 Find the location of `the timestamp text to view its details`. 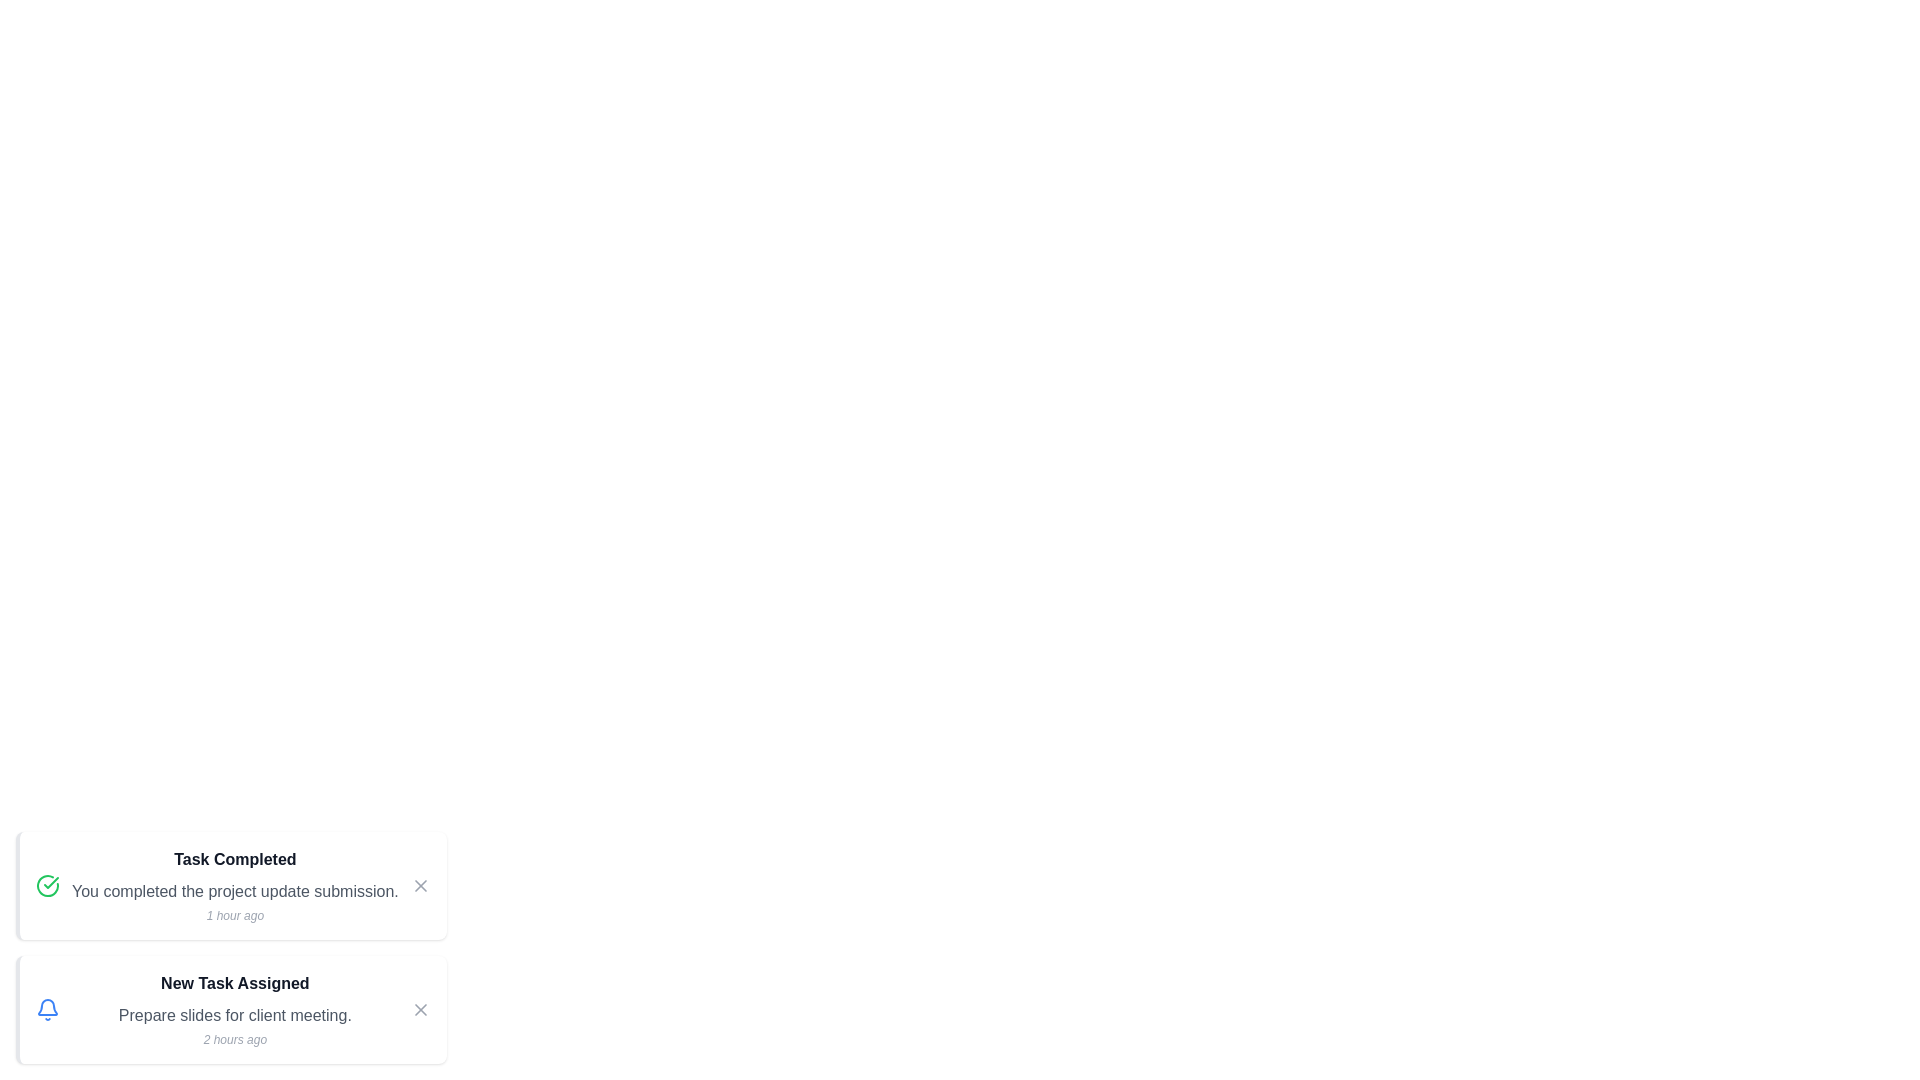

the timestamp text to view its details is located at coordinates (235, 915).